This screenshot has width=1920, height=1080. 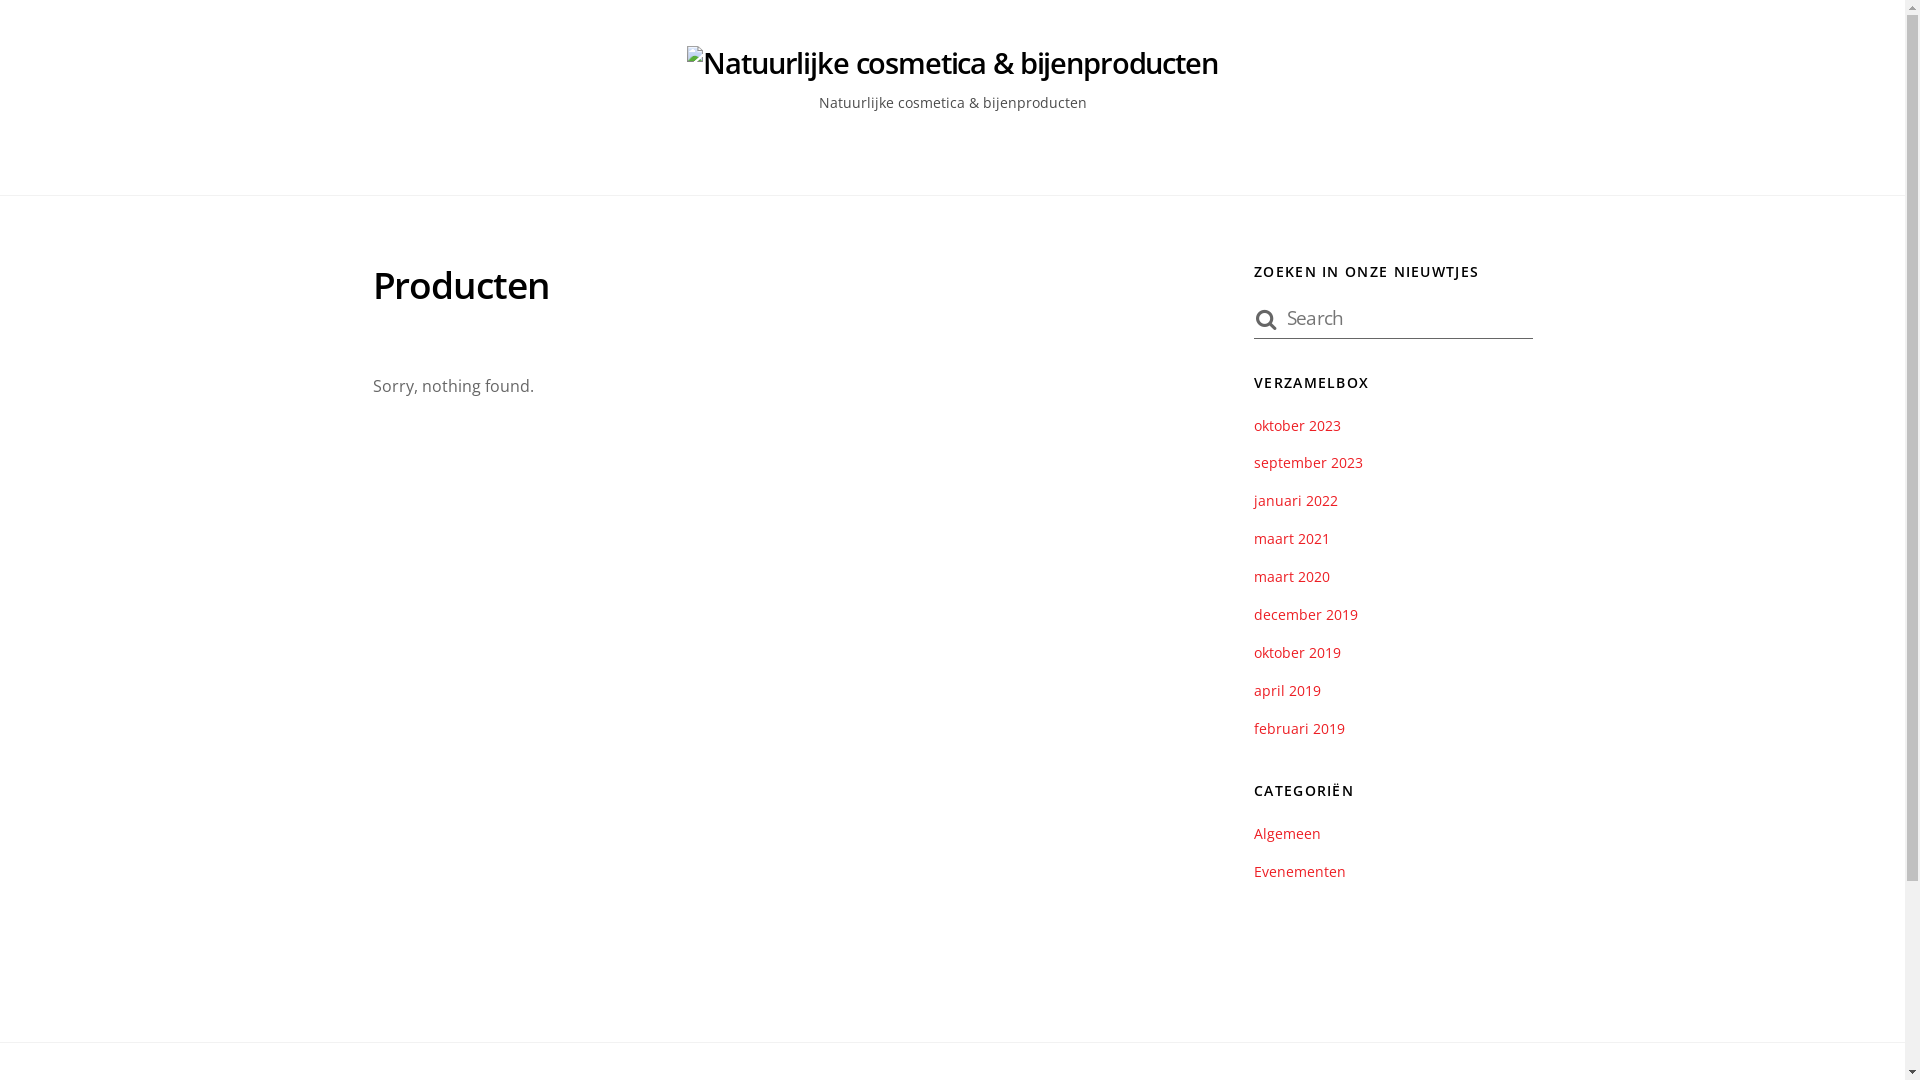 What do you see at coordinates (1391, 315) in the screenshot?
I see `'Search'` at bounding box center [1391, 315].